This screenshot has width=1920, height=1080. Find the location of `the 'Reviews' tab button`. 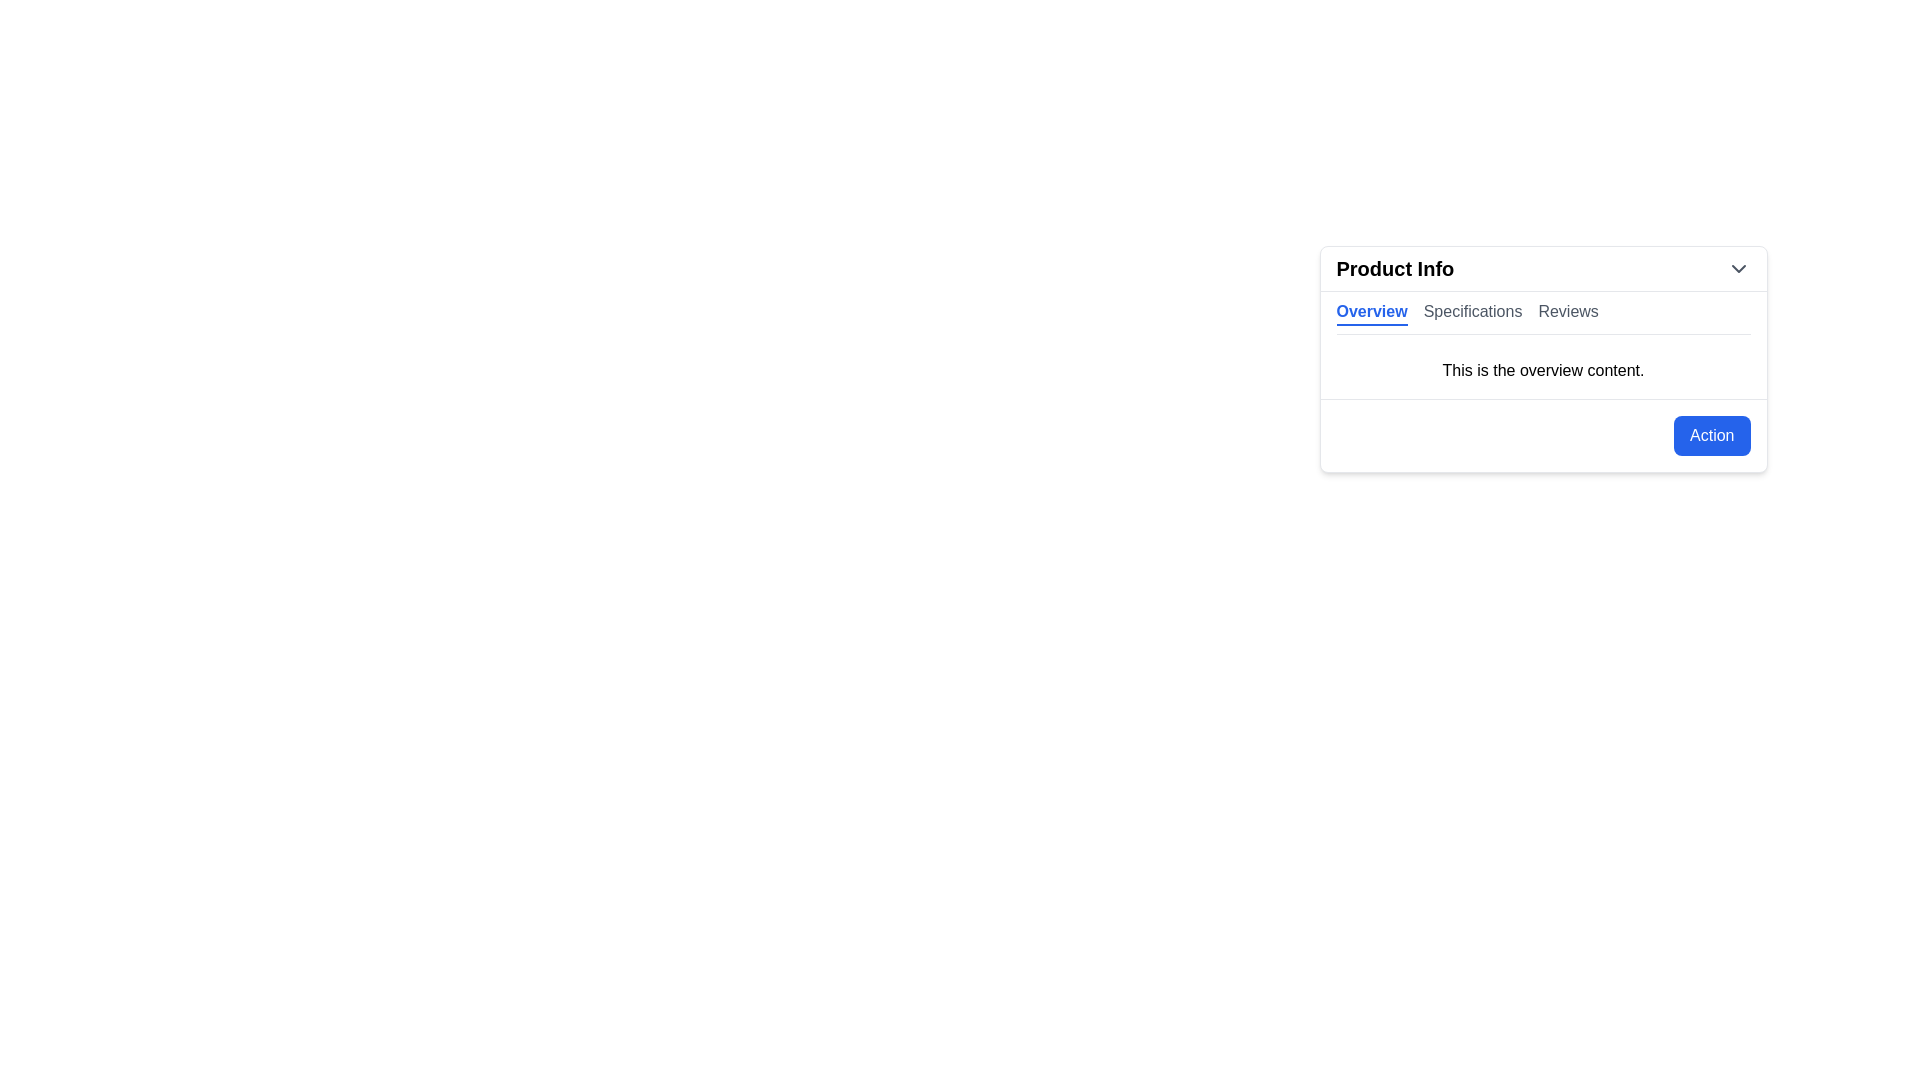

the 'Reviews' tab button is located at coordinates (1567, 312).